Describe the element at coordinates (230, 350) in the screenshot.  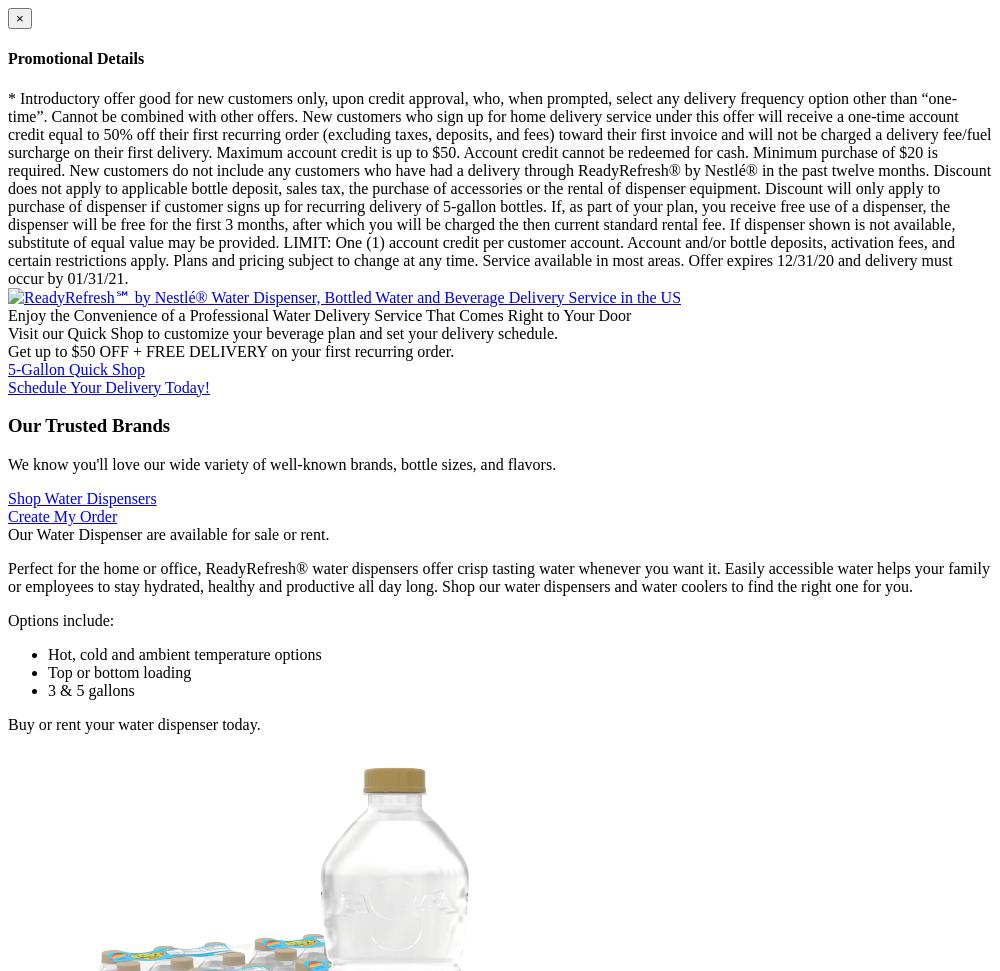
I see `'Get up to $50 OFF + FREE DELIVERY on your first recurring order.'` at that location.